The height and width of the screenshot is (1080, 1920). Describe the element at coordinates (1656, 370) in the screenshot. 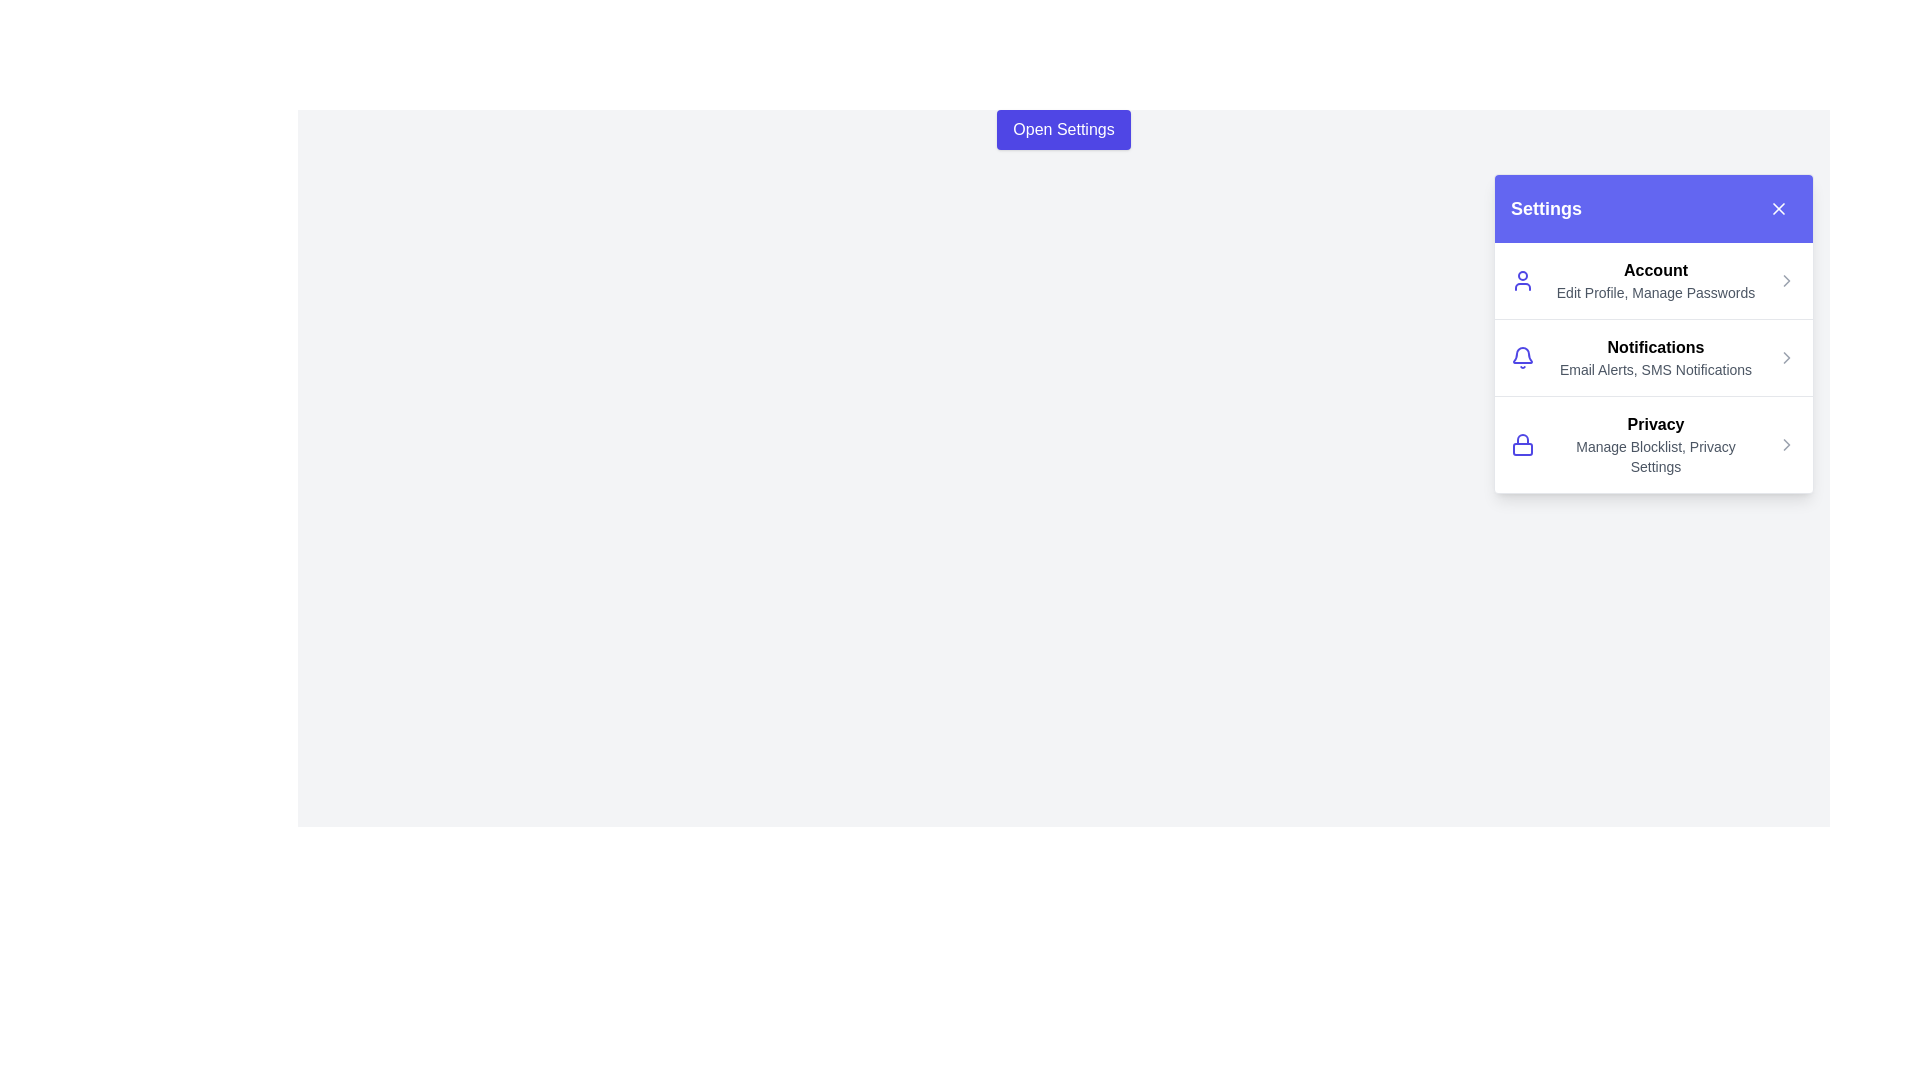

I see `the Text label that describes the types of notifications, located under the 'Notifications' heading in the settings panel` at that location.